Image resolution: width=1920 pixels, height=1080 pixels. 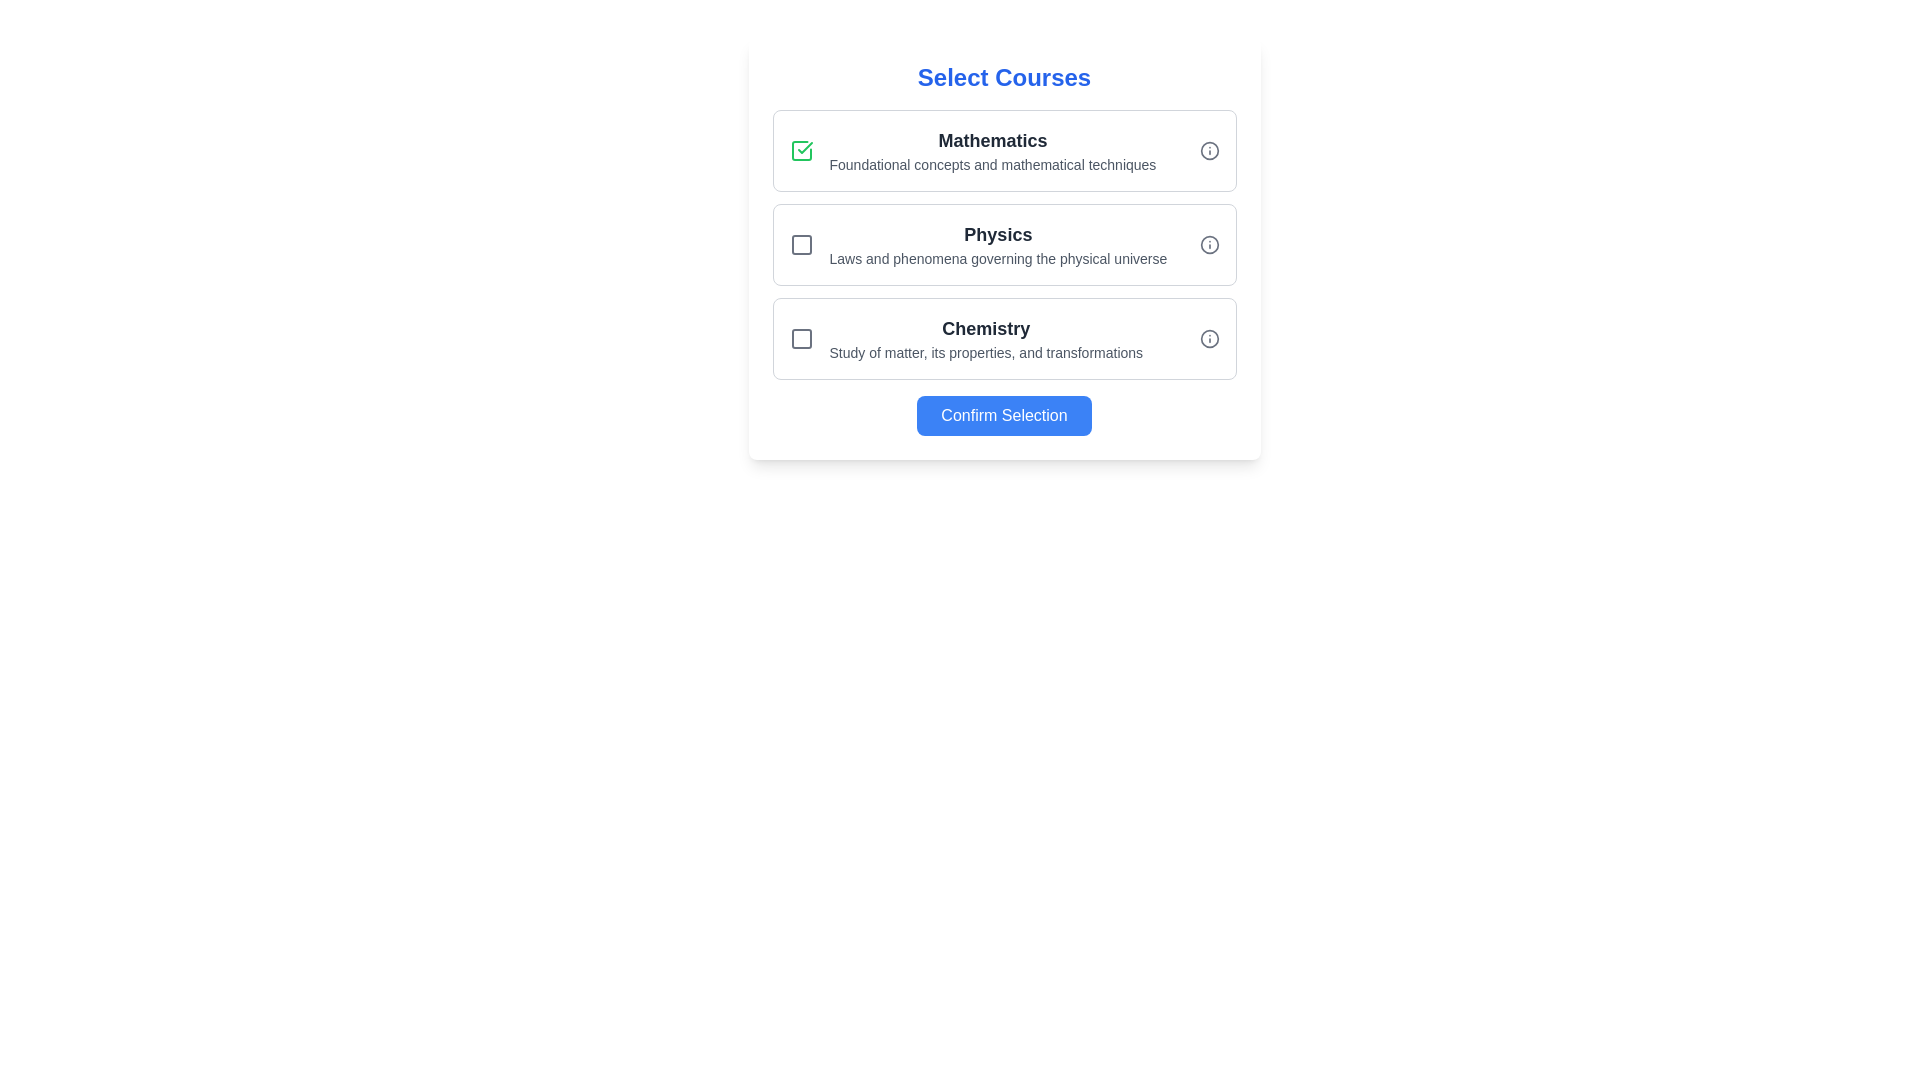 I want to click on the confirmation button located at the bottom of the 'Select Courses' section to provide visual feedback to the user, so click(x=1004, y=415).